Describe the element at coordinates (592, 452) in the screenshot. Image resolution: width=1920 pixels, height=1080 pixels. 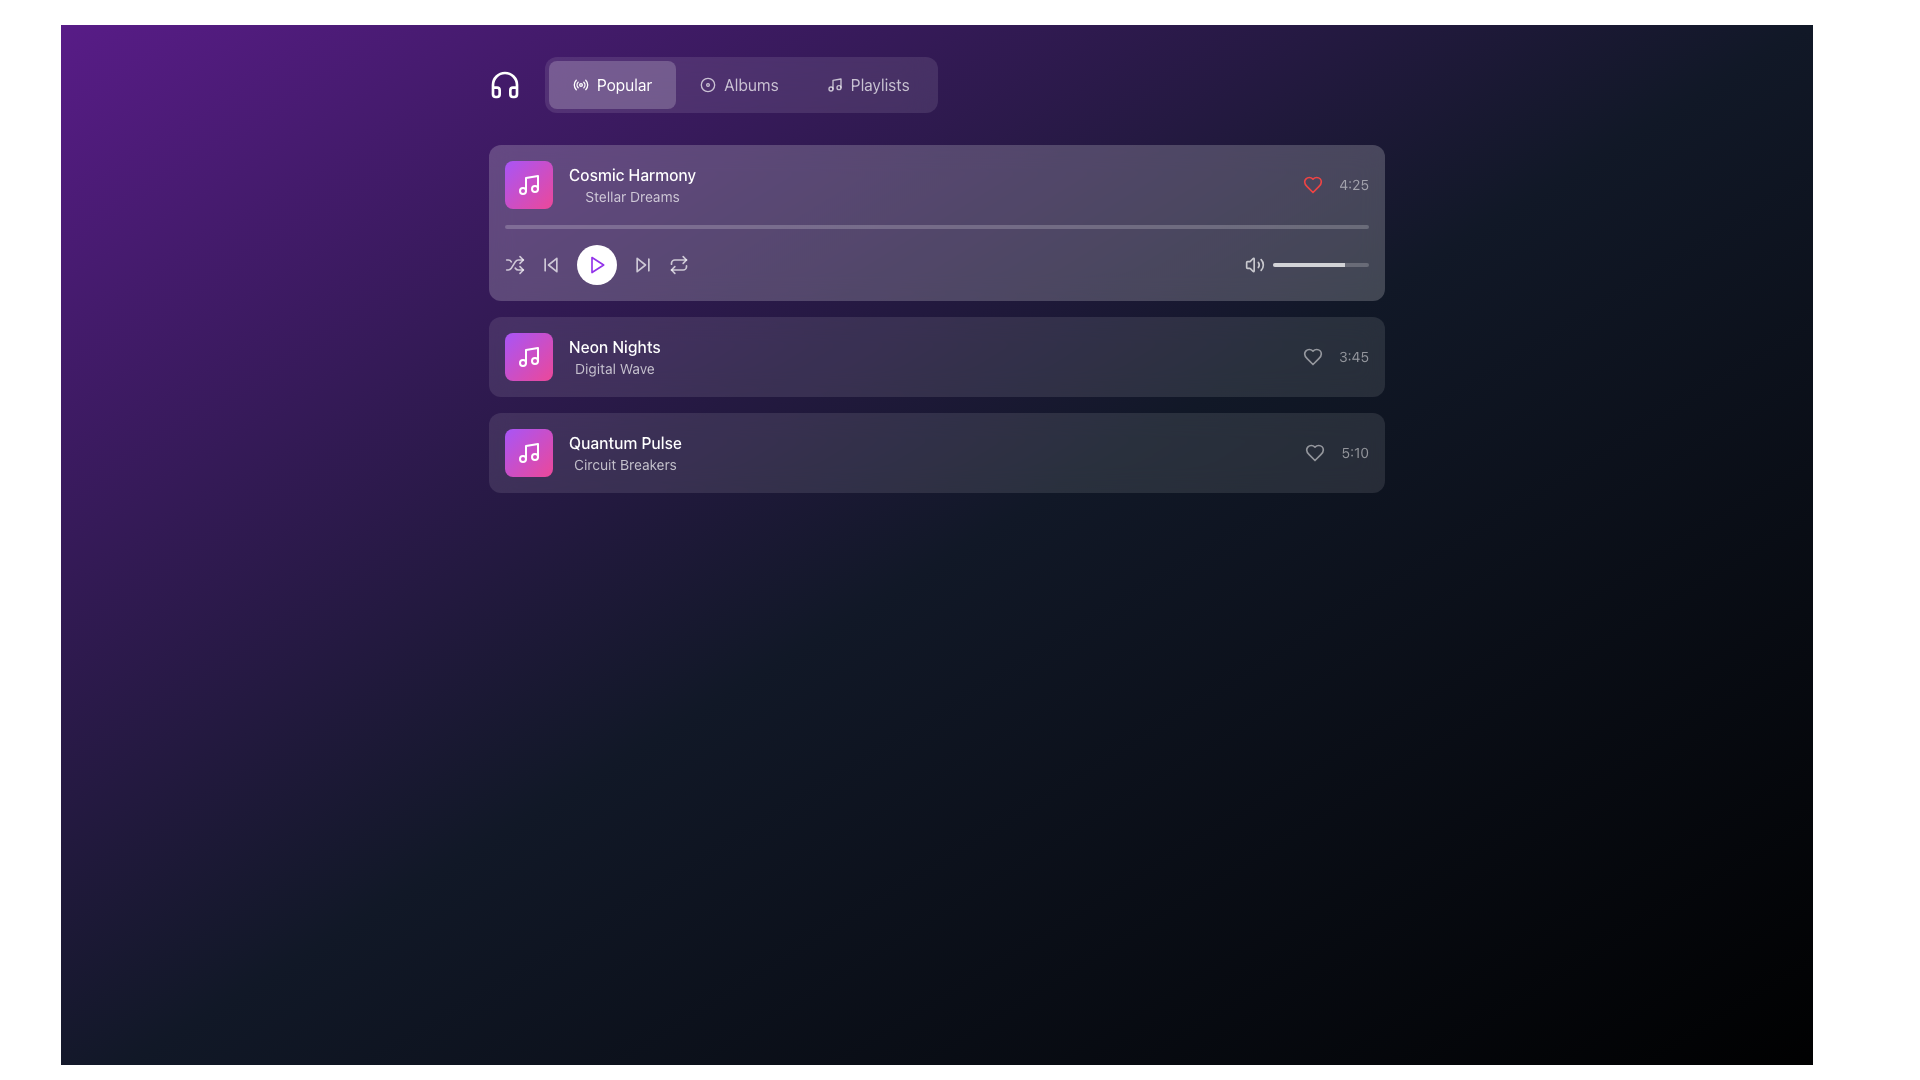
I see `the list item element labeled 'Quantum Pulse' with a music note icon` at that location.